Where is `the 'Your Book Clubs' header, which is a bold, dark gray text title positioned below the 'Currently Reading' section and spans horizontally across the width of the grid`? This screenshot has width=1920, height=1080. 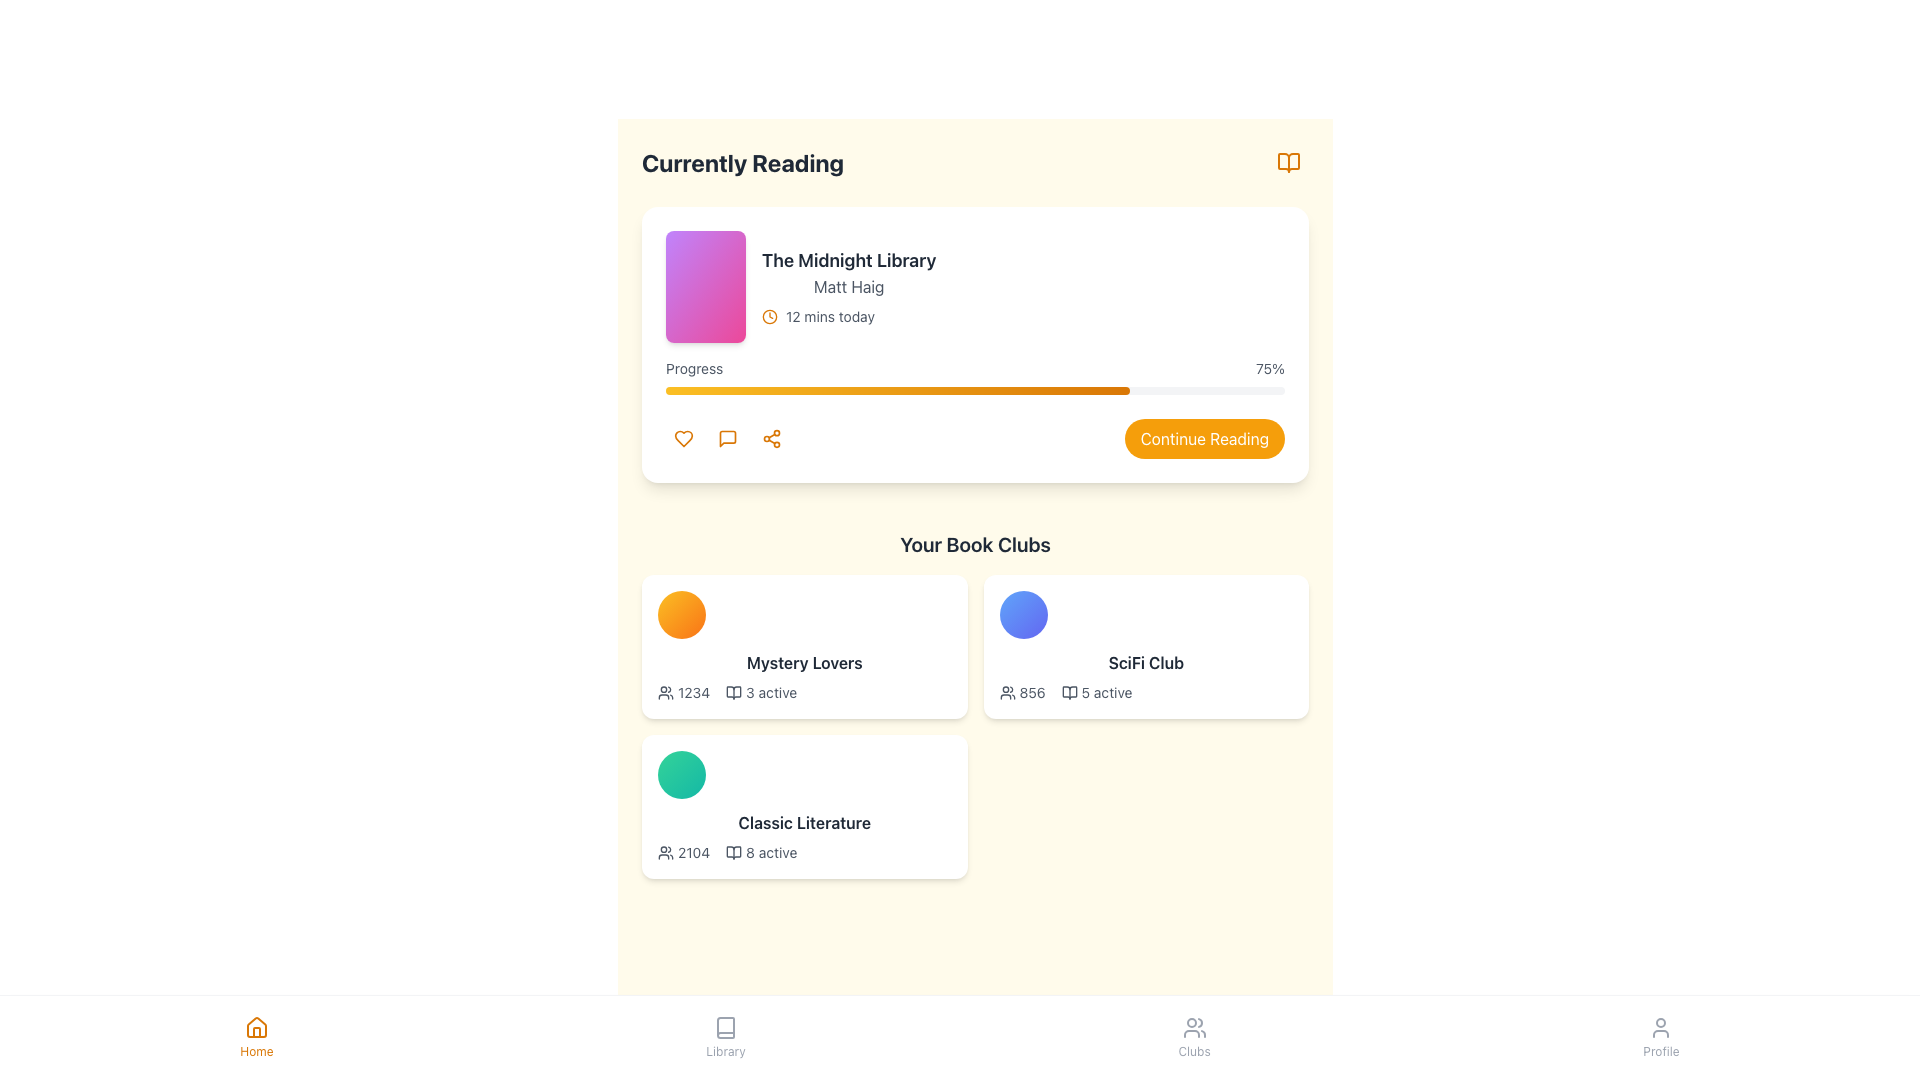
the 'Your Book Clubs' header, which is a bold, dark gray text title positioned below the 'Currently Reading' section and spans horizontally across the width of the grid is located at coordinates (975, 544).